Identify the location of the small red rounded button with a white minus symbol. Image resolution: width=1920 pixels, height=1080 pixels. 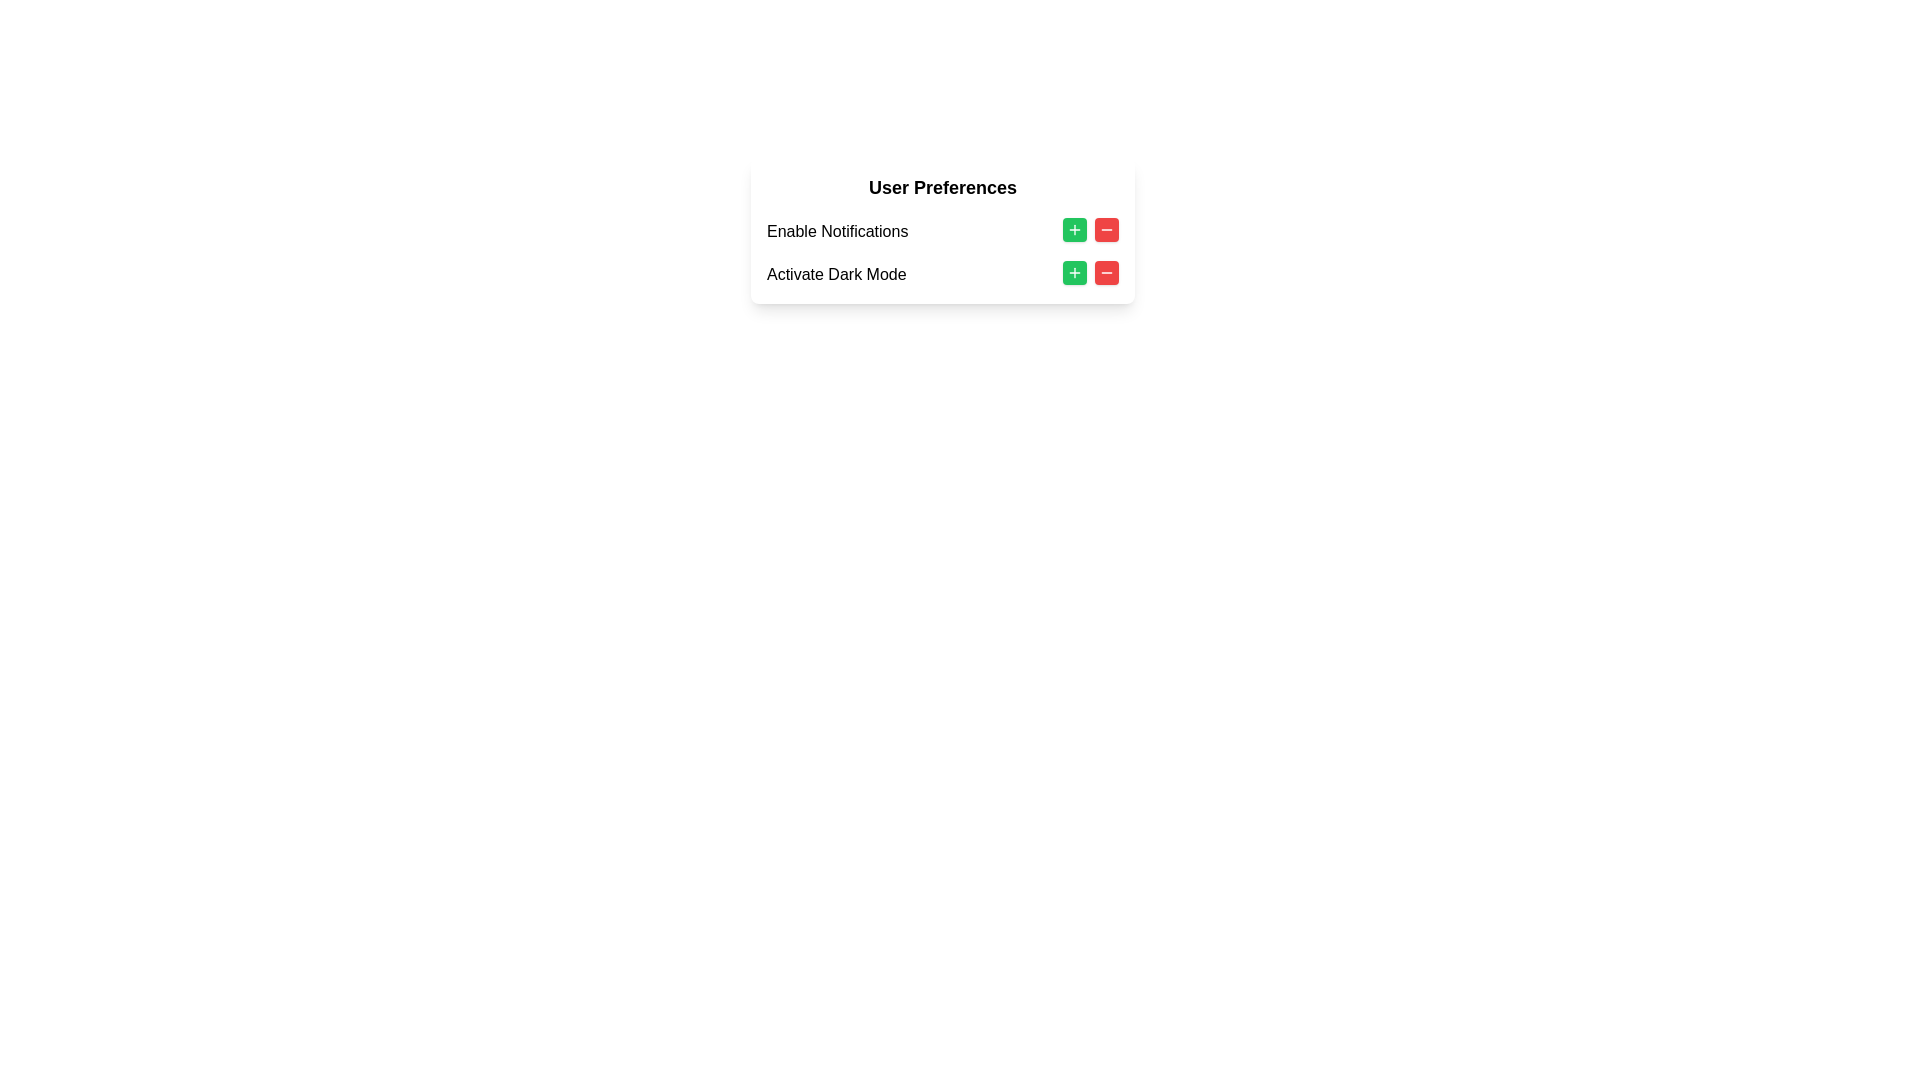
(1106, 273).